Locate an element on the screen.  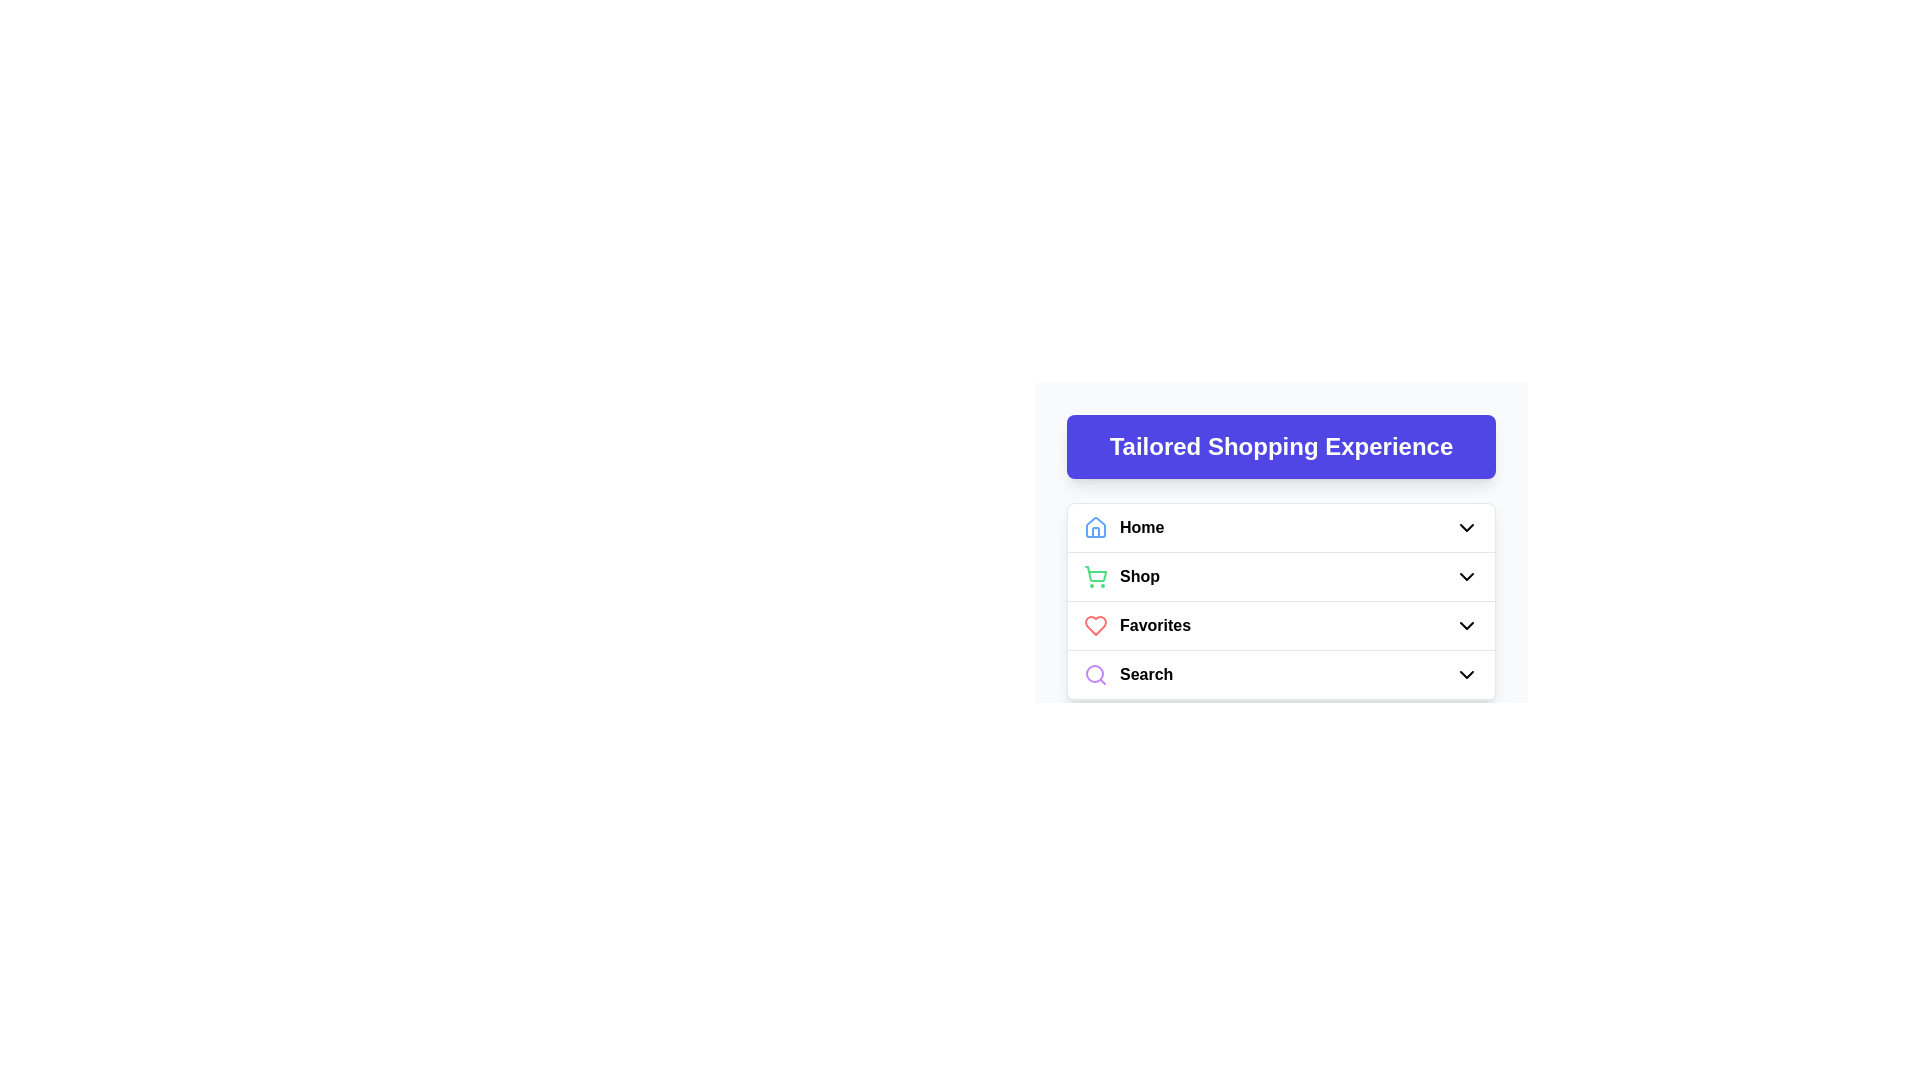
the 'Search' button with a dropdown component located below 'Favorites' in the navigation list is located at coordinates (1281, 675).